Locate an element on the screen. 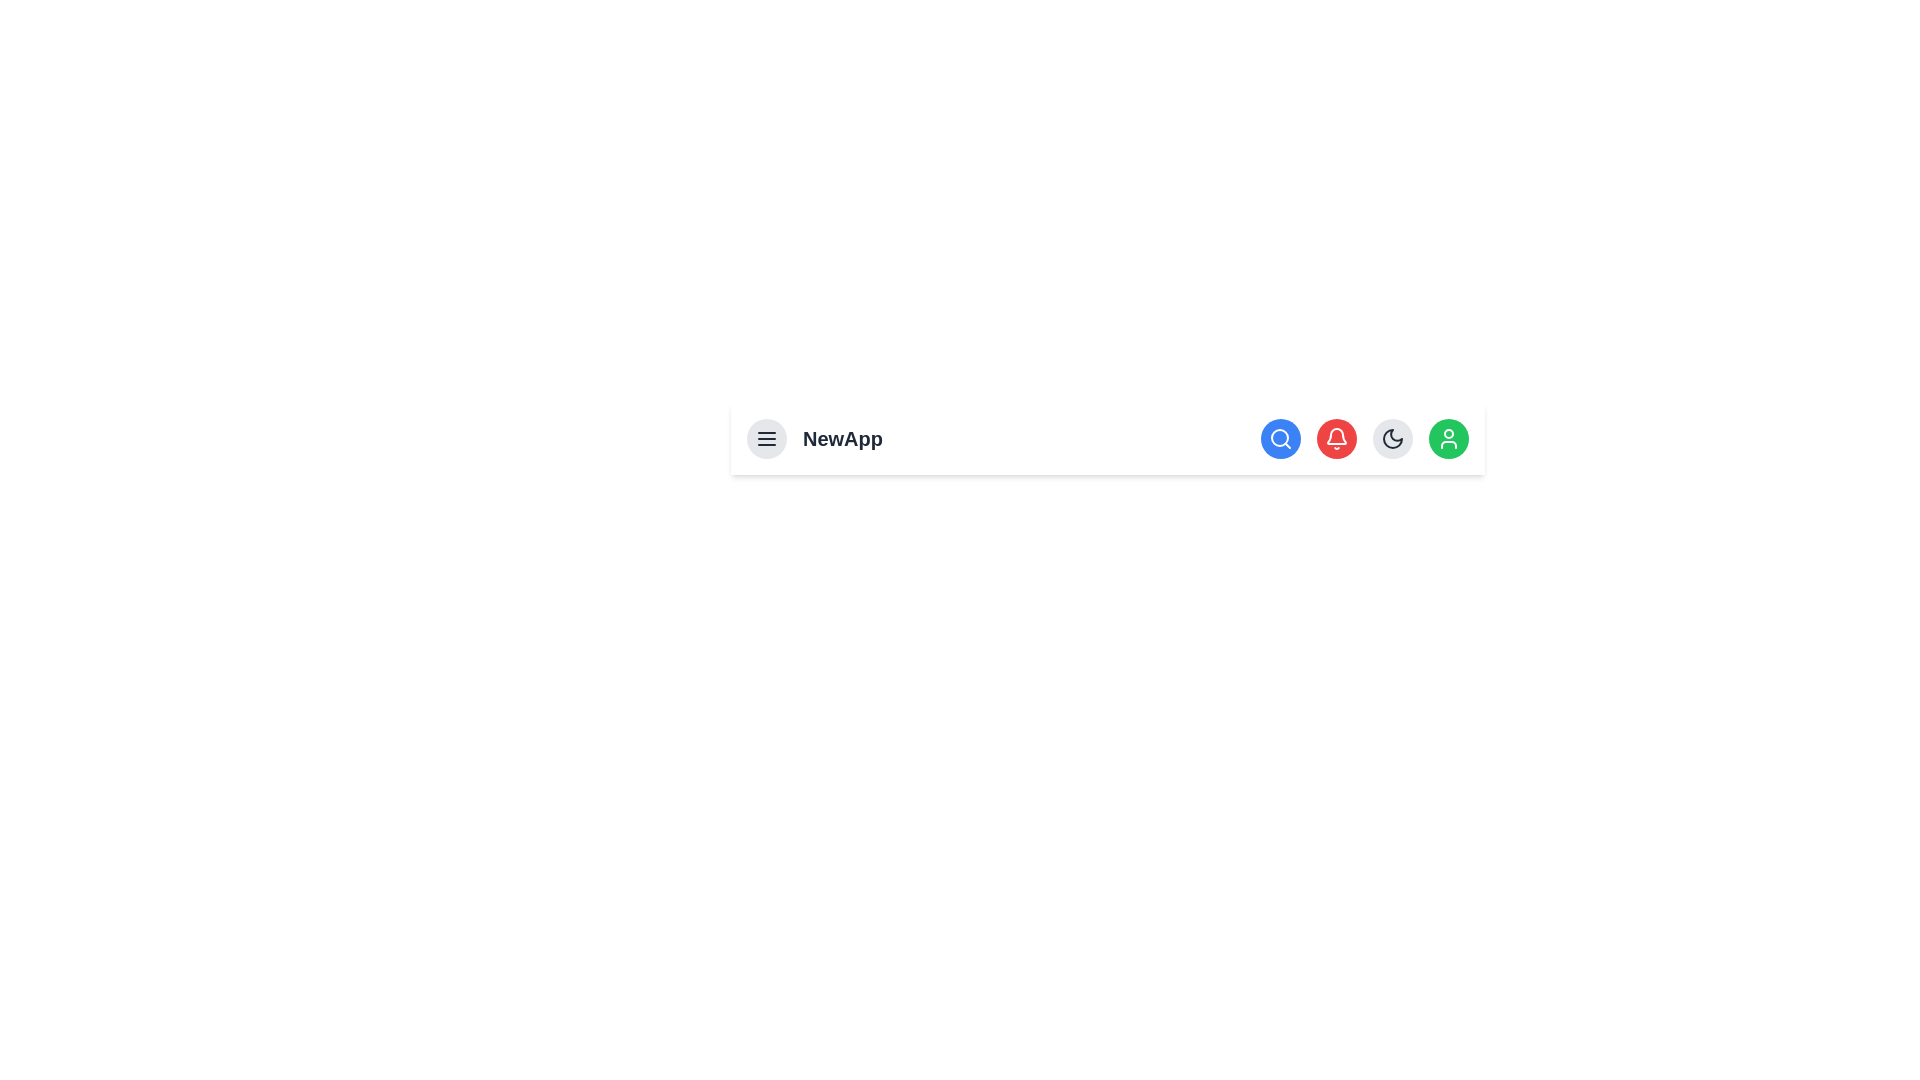  the search button to activate the search functionality is located at coordinates (1281, 438).